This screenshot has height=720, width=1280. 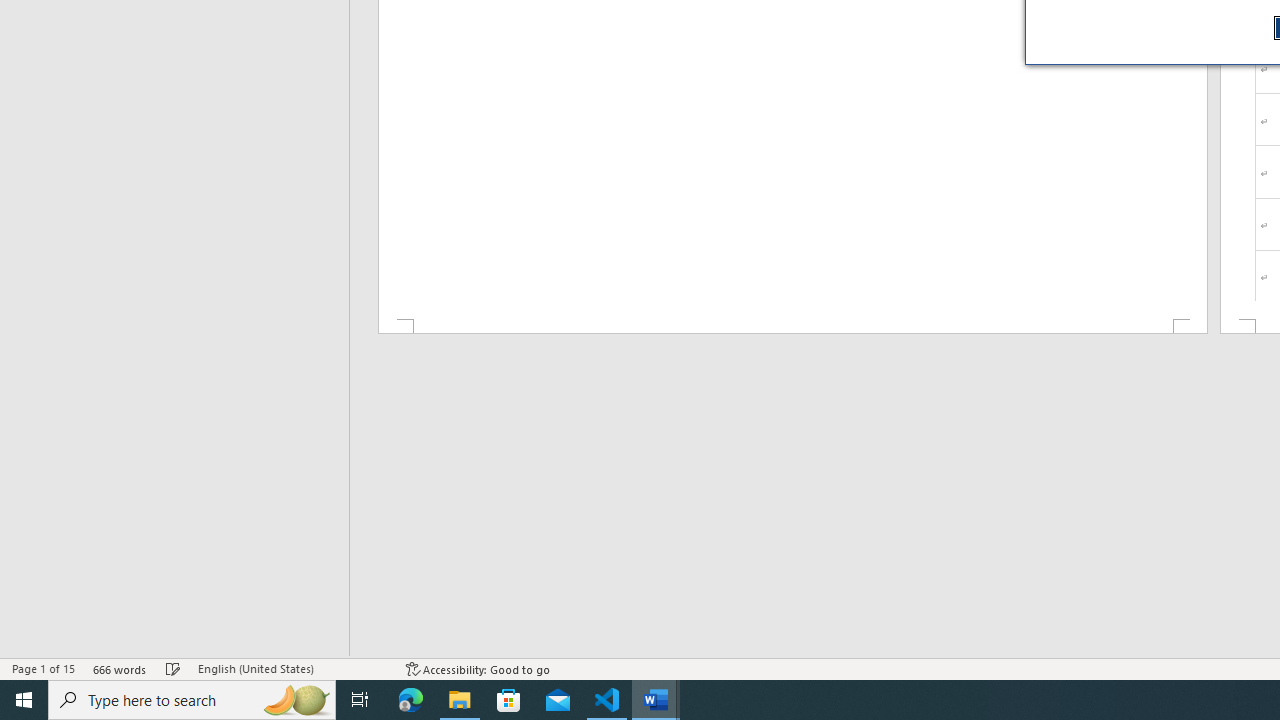 What do you see at coordinates (43, 669) in the screenshot?
I see `'Page Number Page 1 of 15'` at bounding box center [43, 669].